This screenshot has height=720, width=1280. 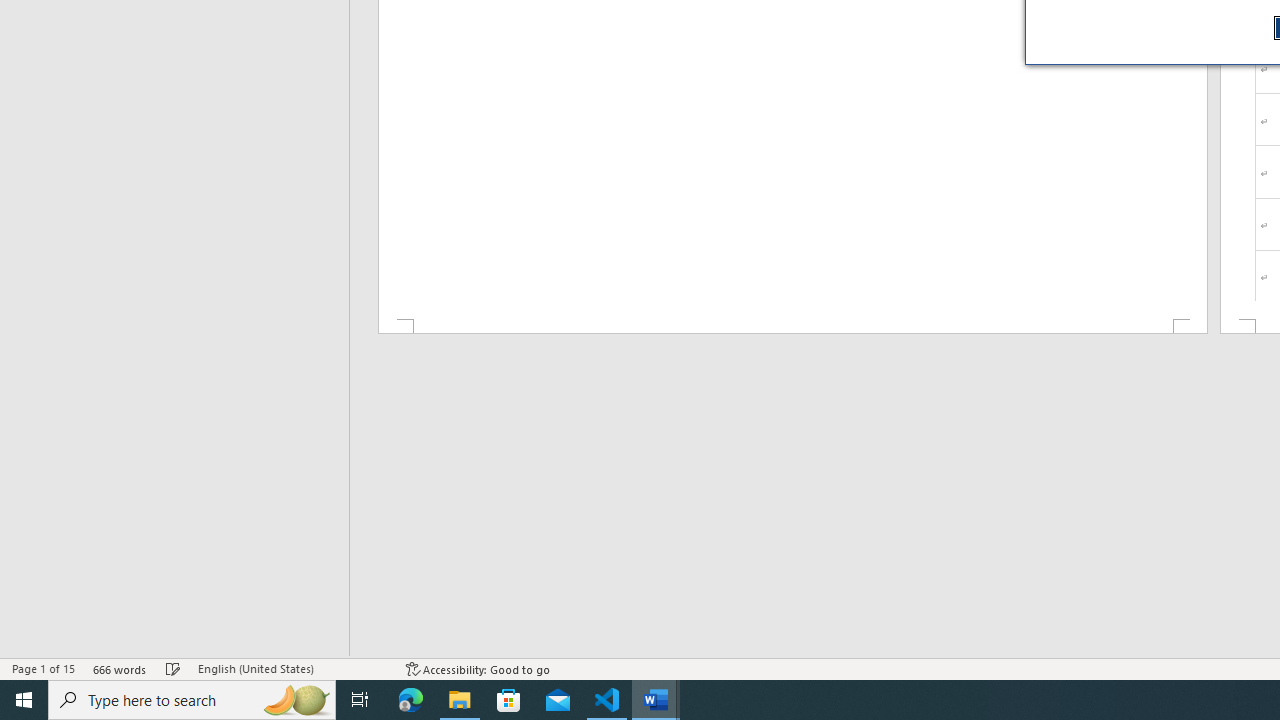 What do you see at coordinates (43, 669) in the screenshot?
I see `'Page Number Page 1 of 15'` at bounding box center [43, 669].